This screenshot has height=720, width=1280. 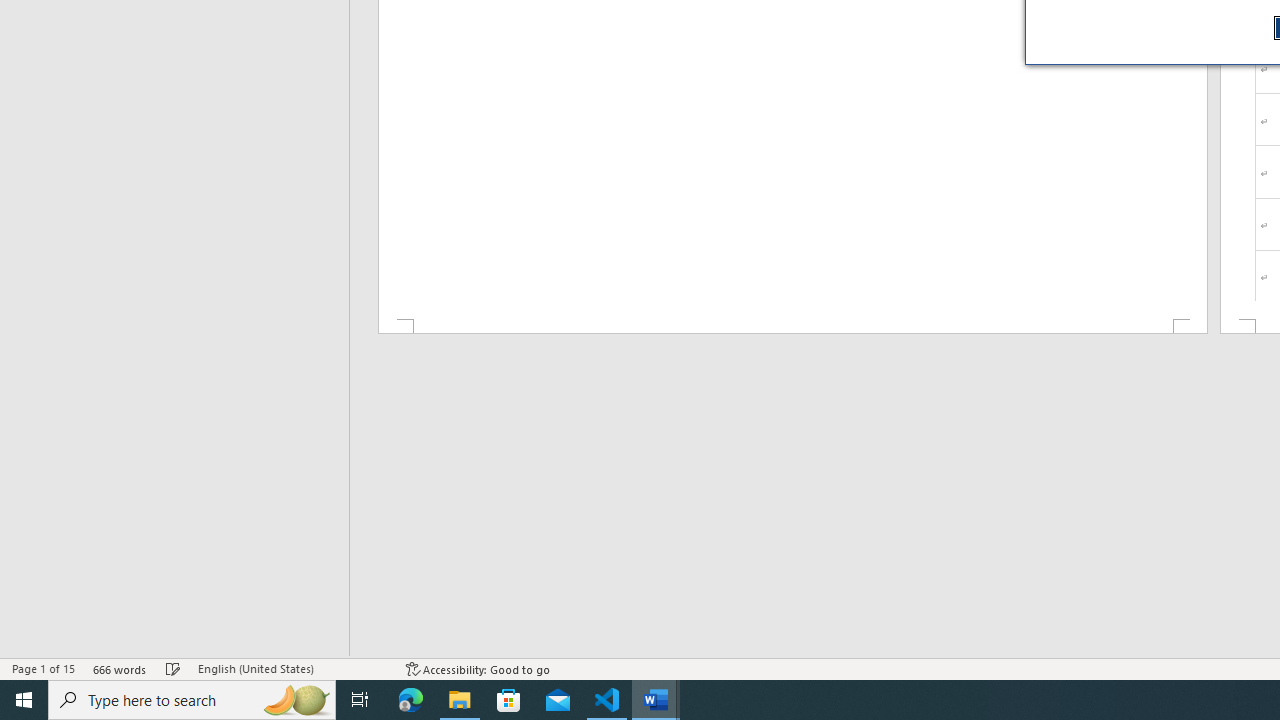 What do you see at coordinates (43, 669) in the screenshot?
I see `'Page Number Page 1 of 15'` at bounding box center [43, 669].